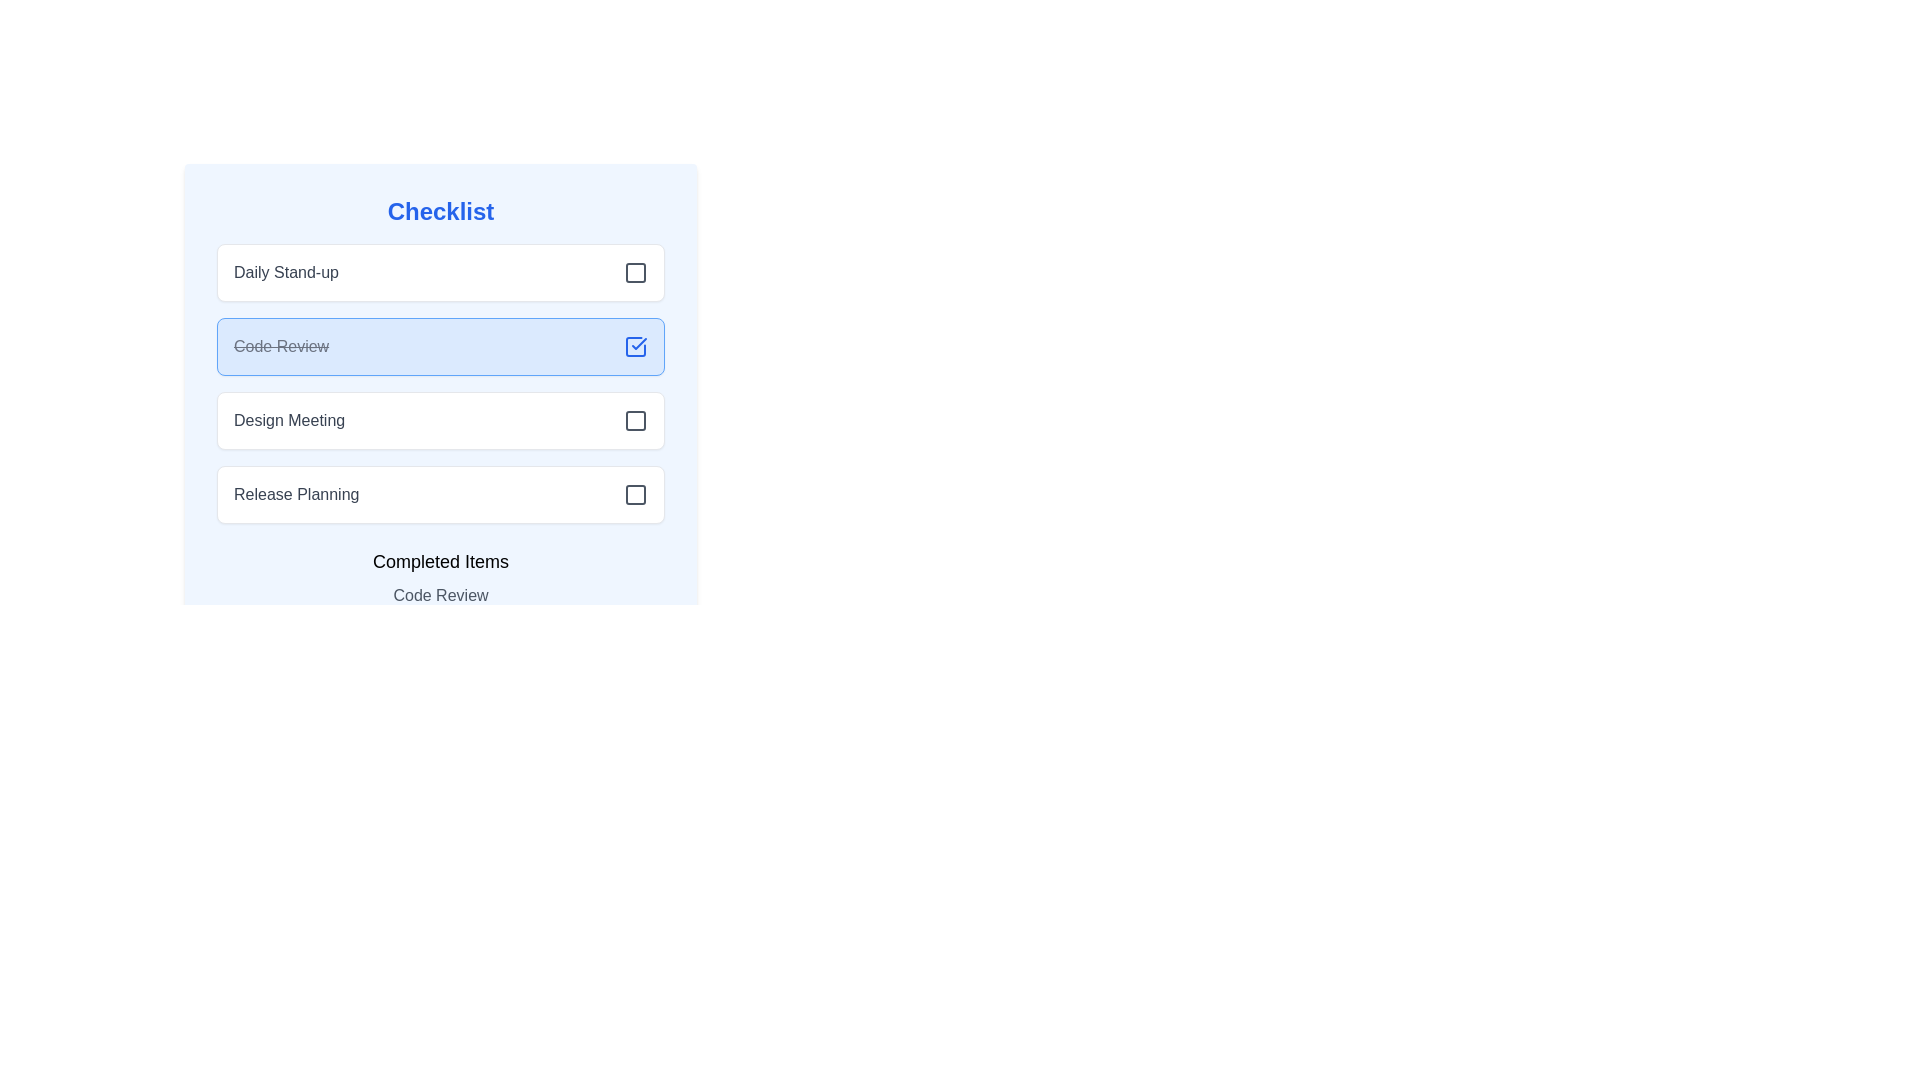  Describe the element at coordinates (440, 346) in the screenshot. I see `the second clickable list item in the 'Checklist' section that indicates a completed task, located between 'Daily Stand-up' and 'Design Meeting'` at that location.